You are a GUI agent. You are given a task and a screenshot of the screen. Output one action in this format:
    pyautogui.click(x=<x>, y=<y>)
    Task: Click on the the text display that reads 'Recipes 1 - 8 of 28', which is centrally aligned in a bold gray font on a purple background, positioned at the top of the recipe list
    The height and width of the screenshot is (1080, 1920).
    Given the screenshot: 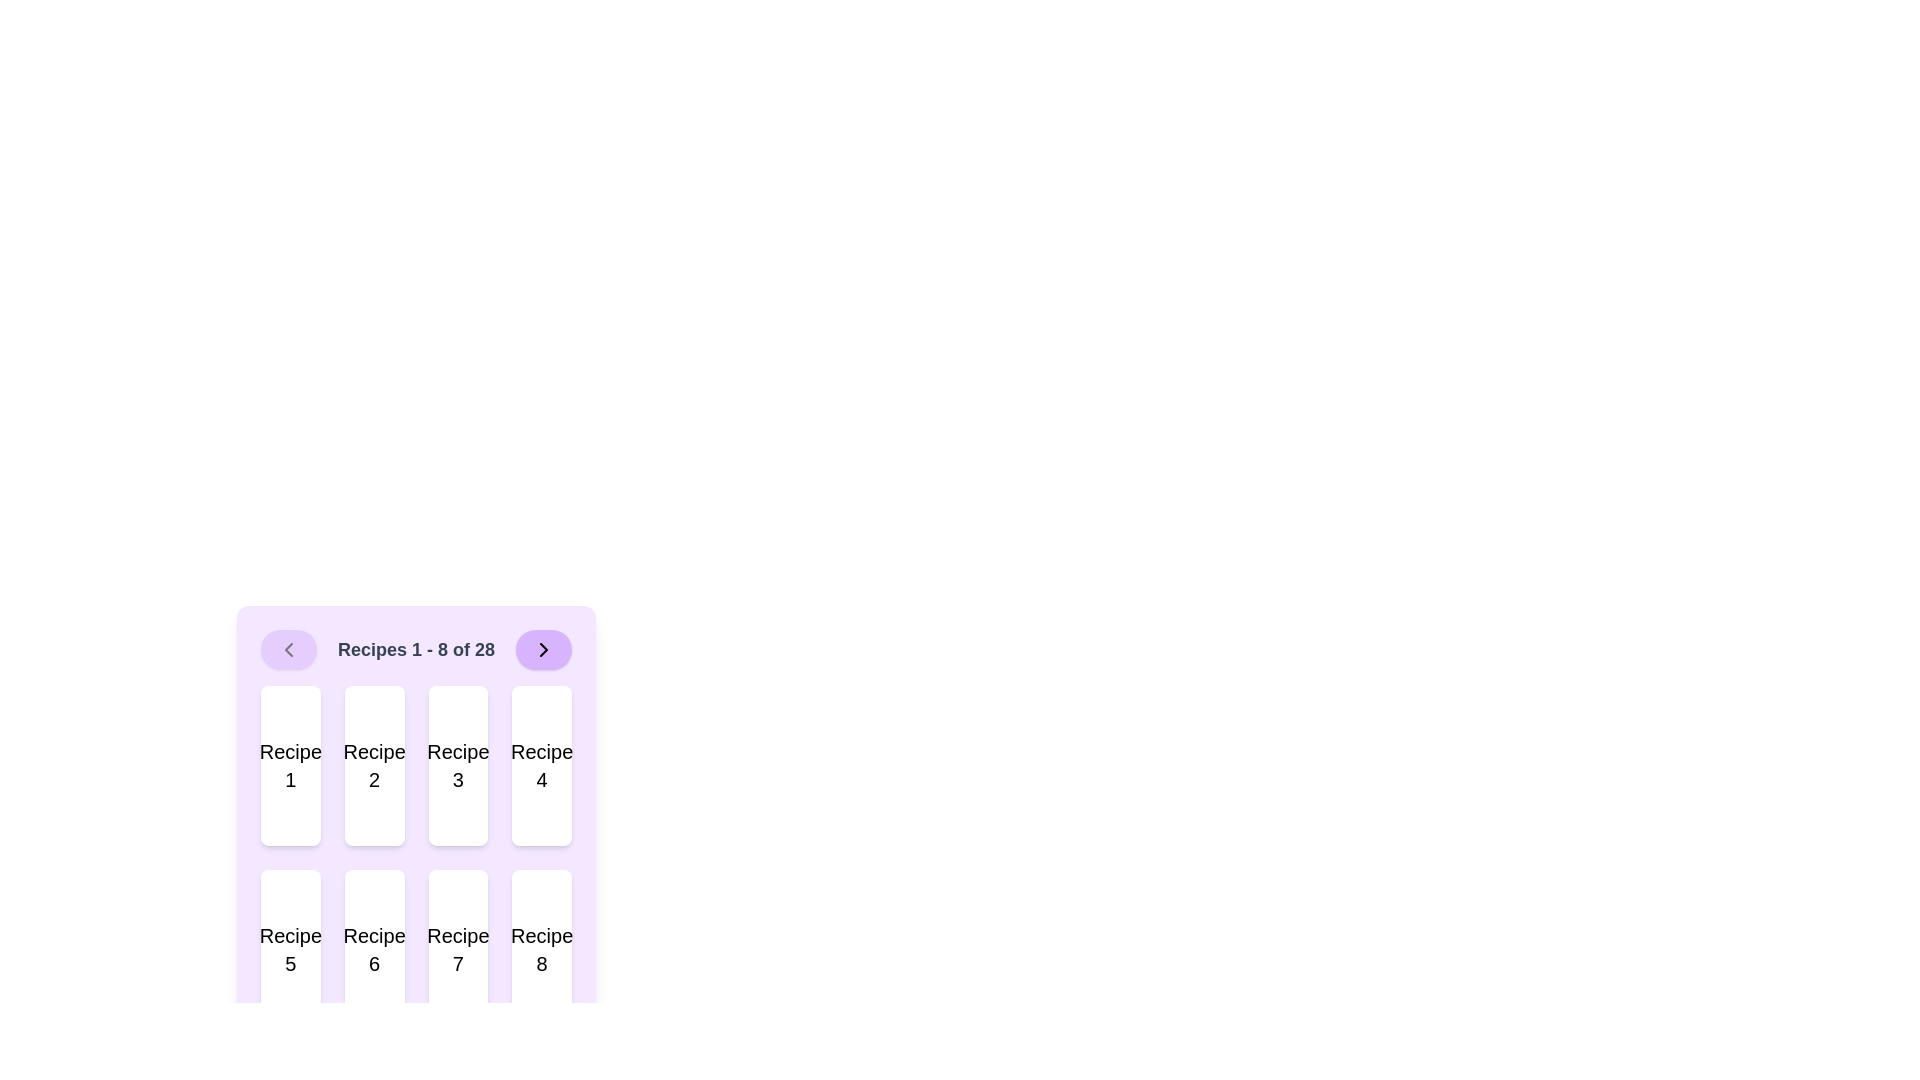 What is the action you would take?
    pyautogui.click(x=415, y=650)
    